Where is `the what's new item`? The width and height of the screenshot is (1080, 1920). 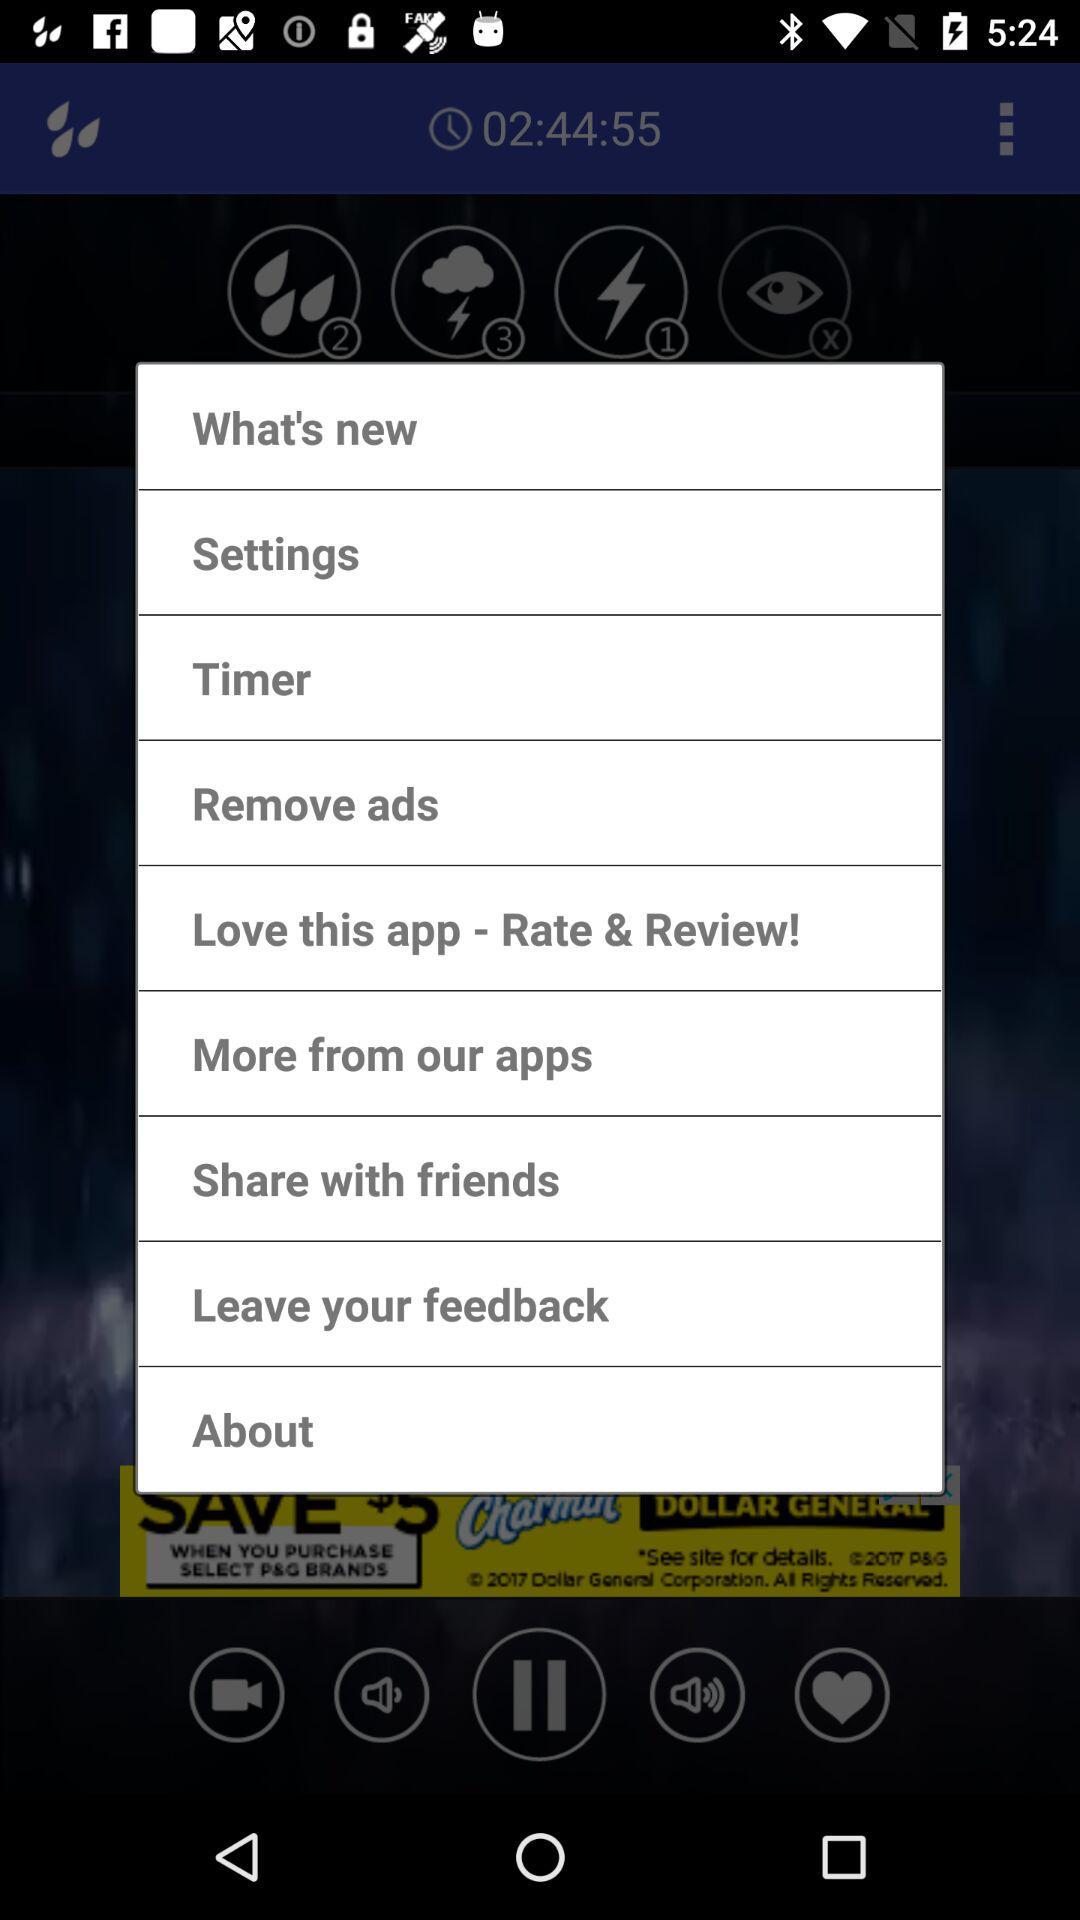
the what's new item is located at coordinates (285, 426).